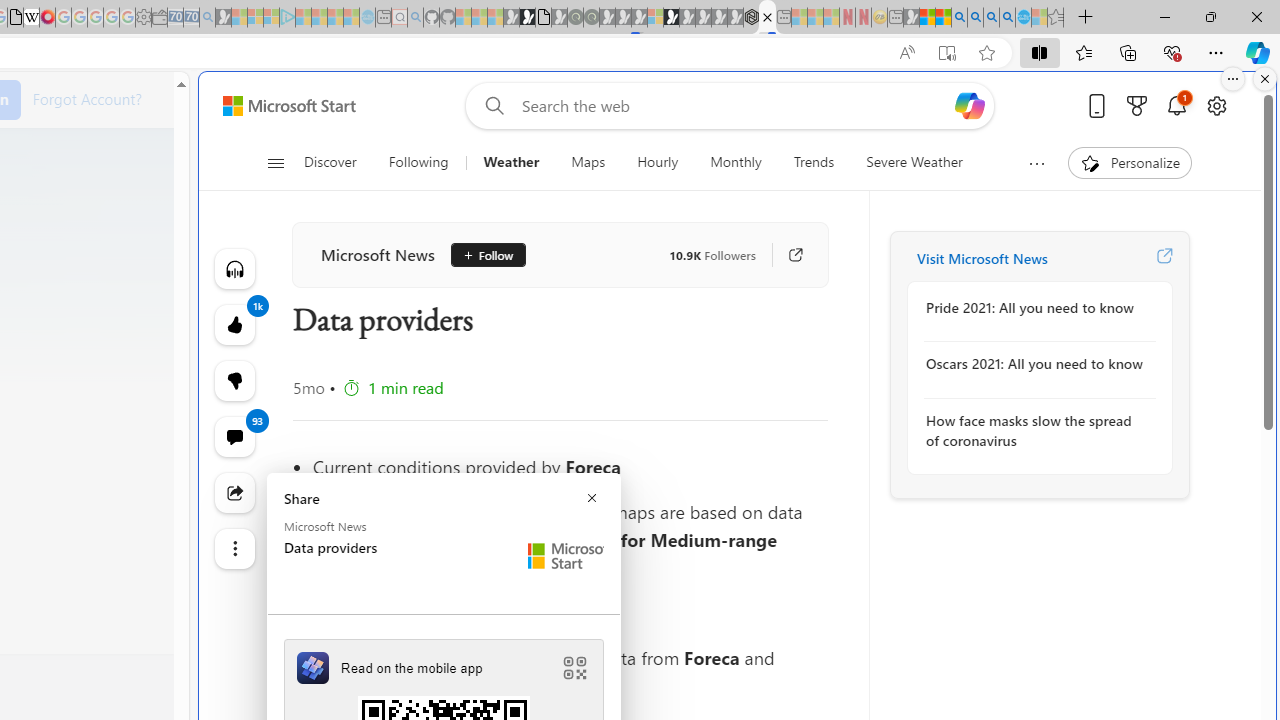 This screenshot has height=720, width=1280. What do you see at coordinates (367, 17) in the screenshot?
I see `'Home | Sky Blue Bikes - Sky Blue Bikes - Sleeping'` at bounding box center [367, 17].